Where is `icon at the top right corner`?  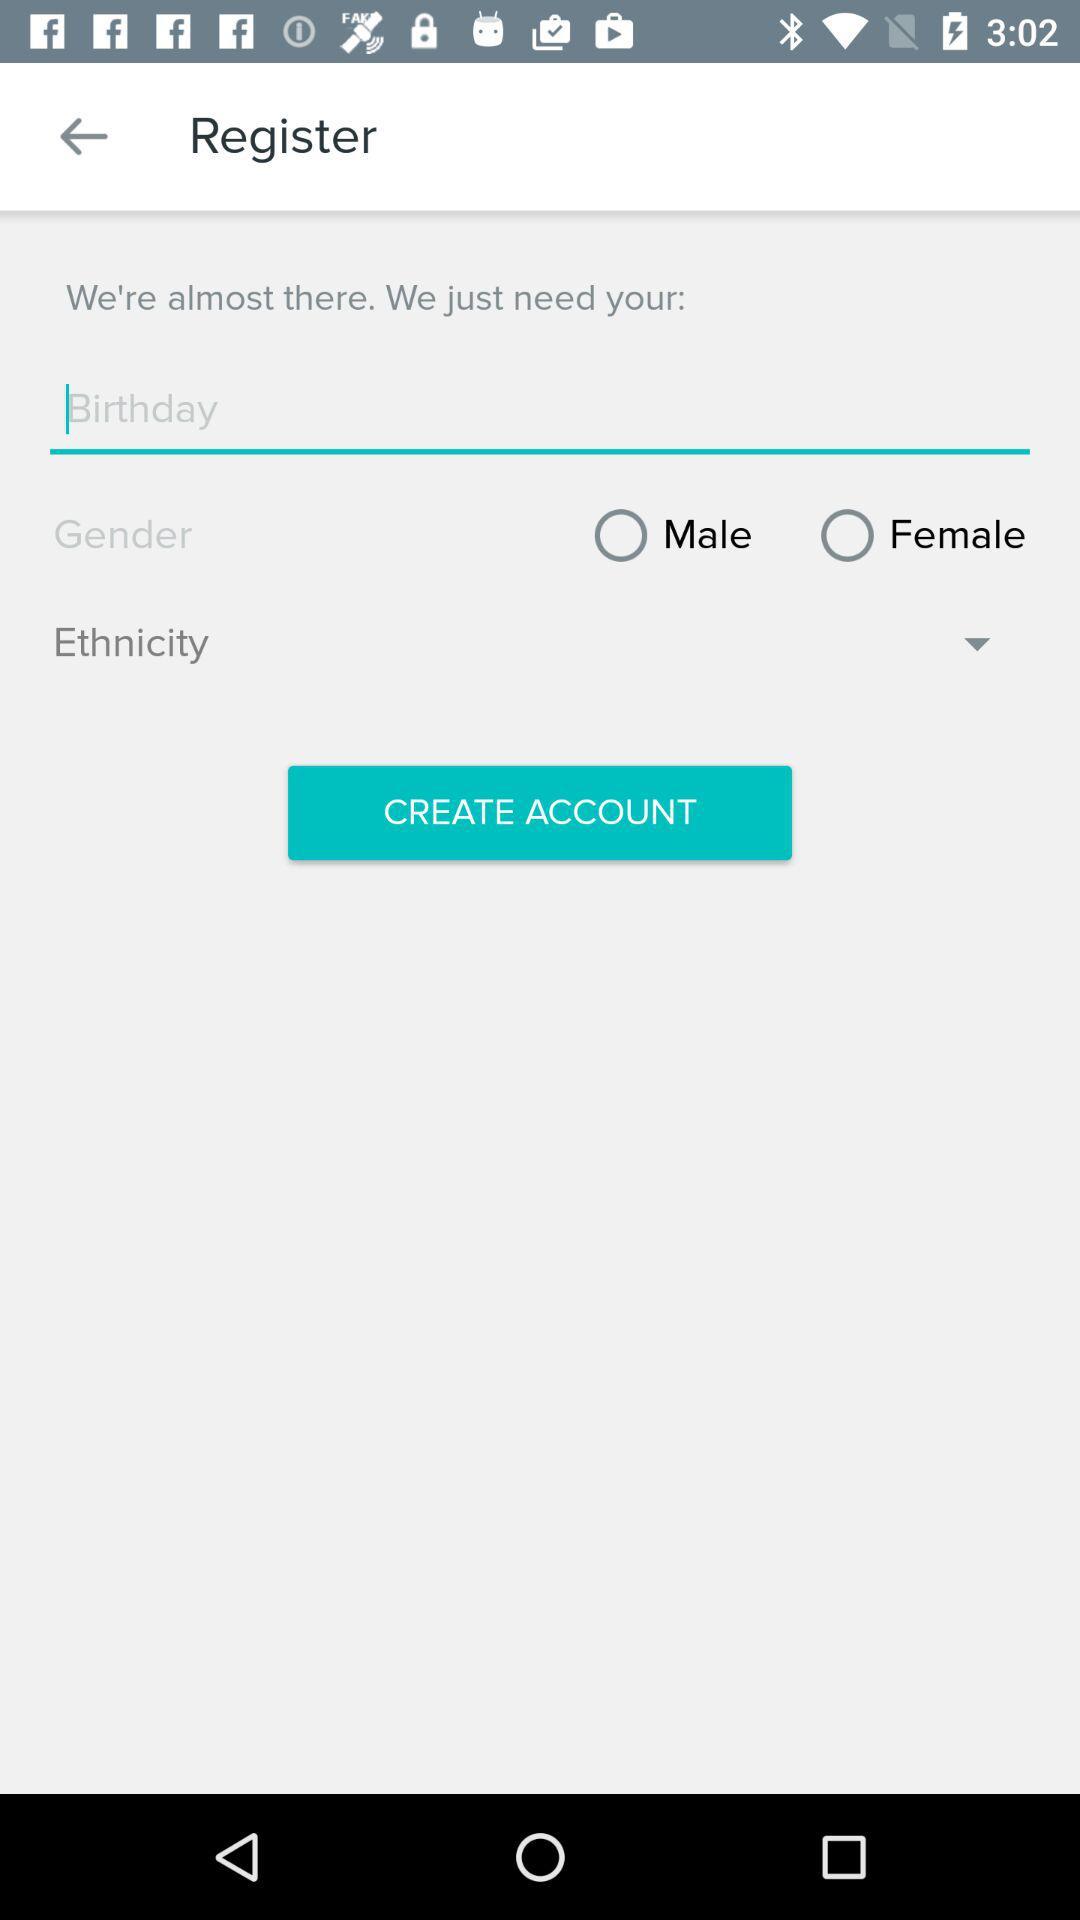 icon at the top right corner is located at coordinates (916, 535).